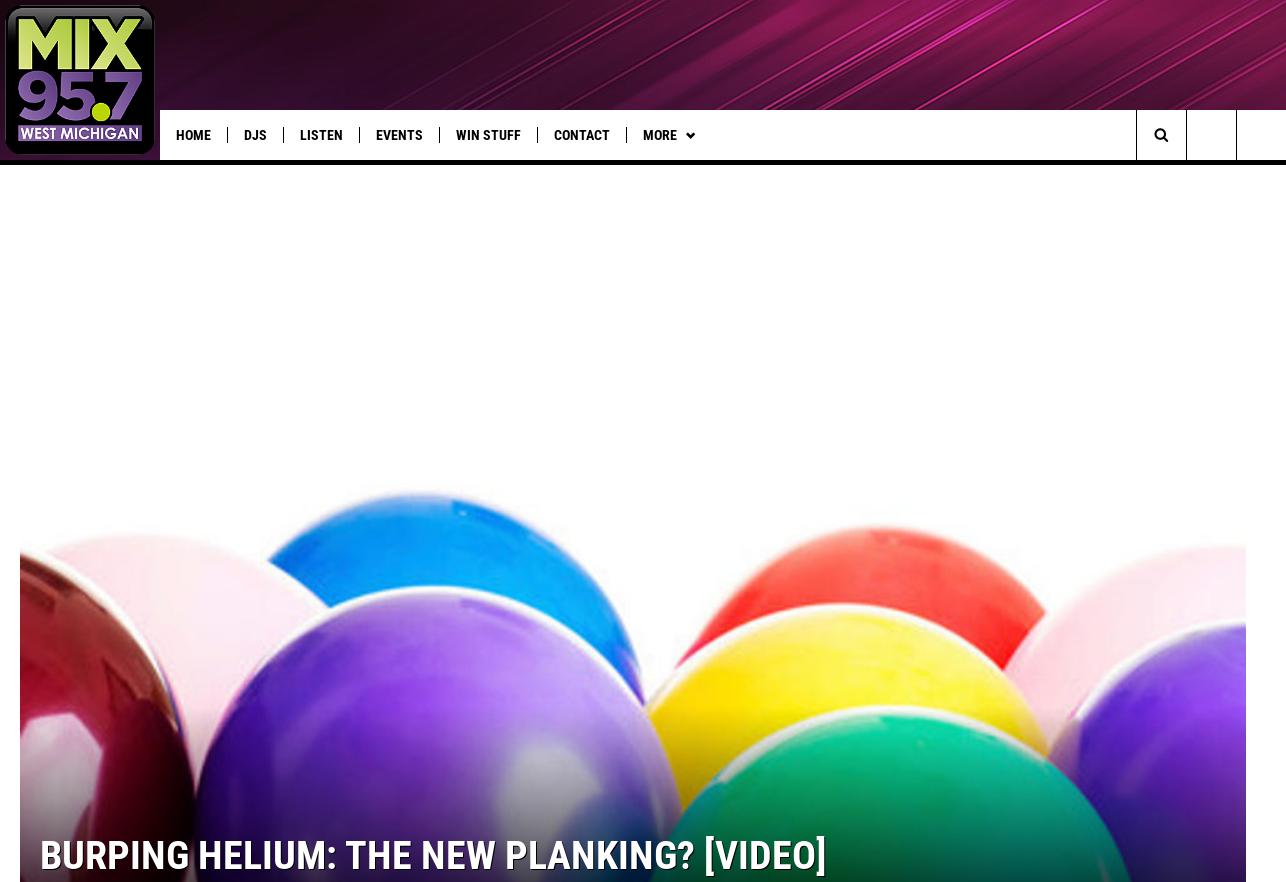  What do you see at coordinates (193, 135) in the screenshot?
I see `'Home'` at bounding box center [193, 135].